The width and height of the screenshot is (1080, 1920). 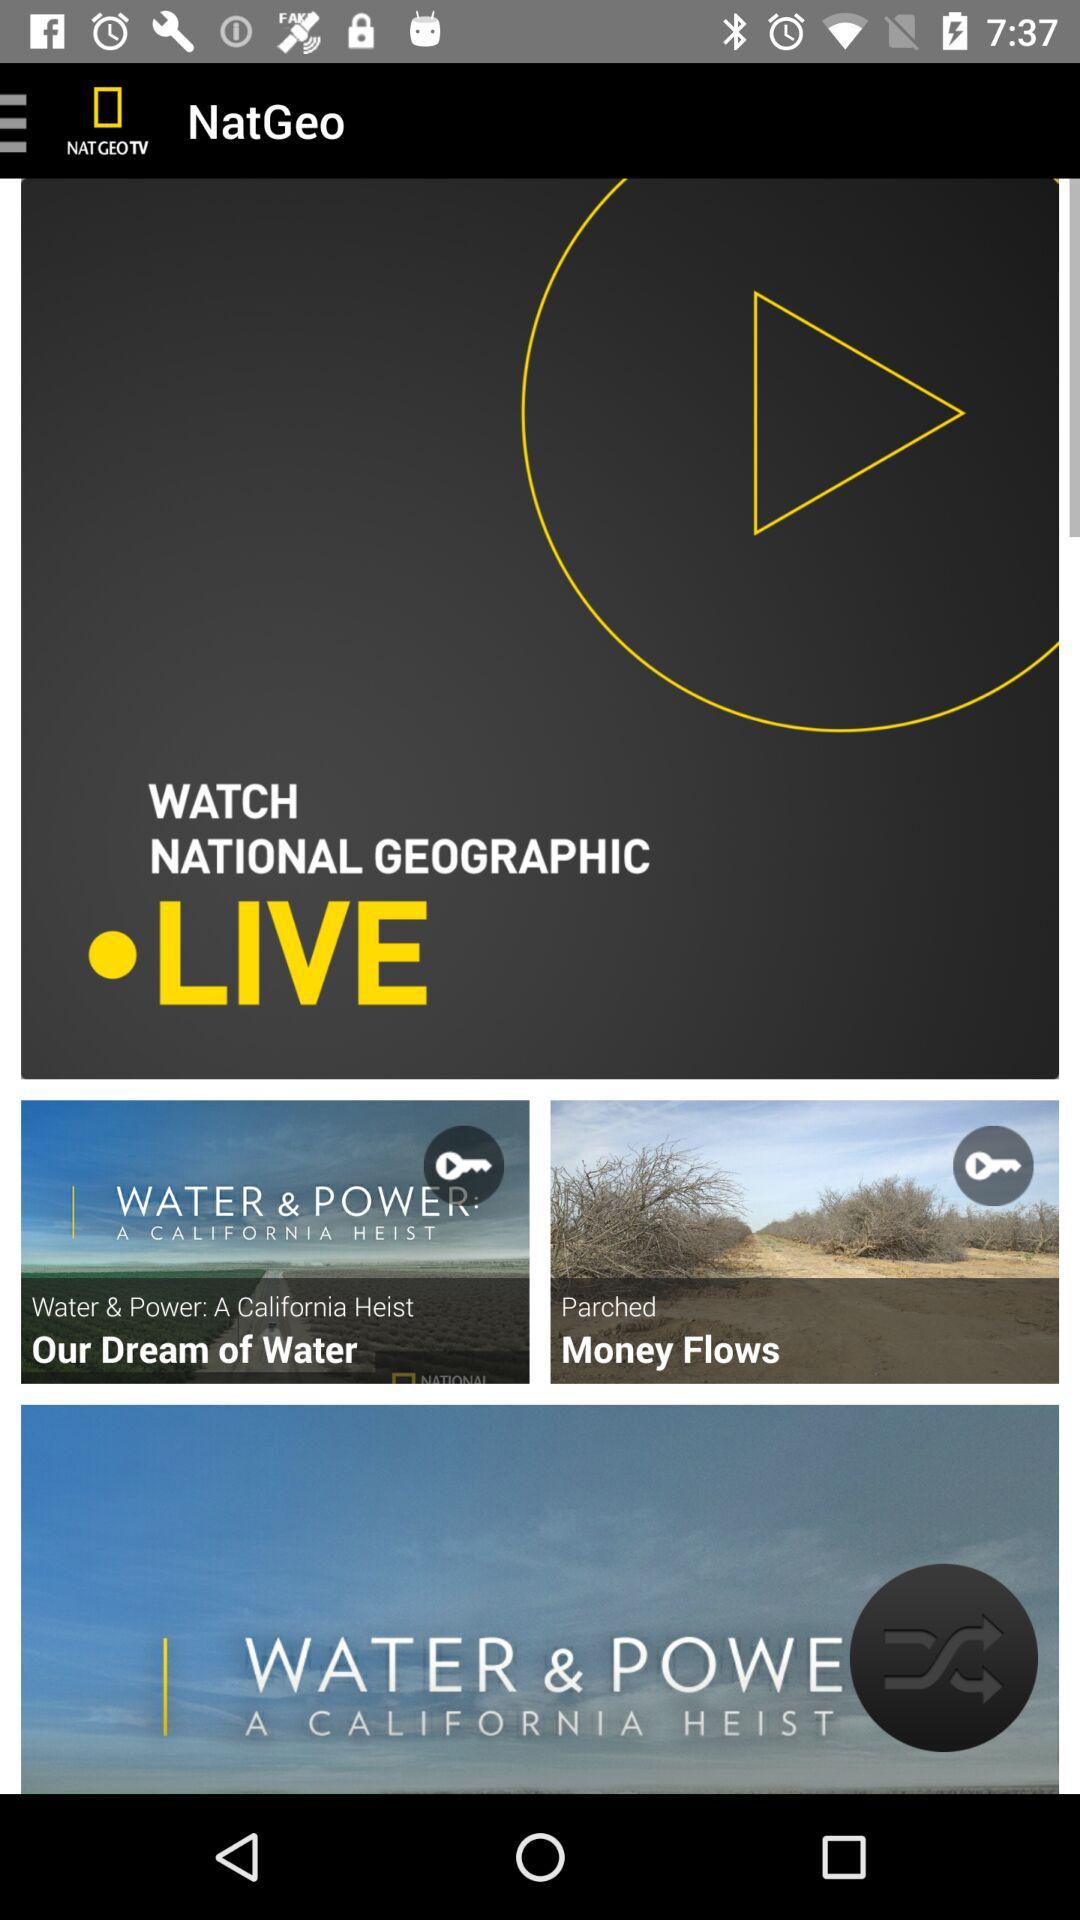 What do you see at coordinates (803, 1241) in the screenshot?
I see `the page of the show` at bounding box center [803, 1241].